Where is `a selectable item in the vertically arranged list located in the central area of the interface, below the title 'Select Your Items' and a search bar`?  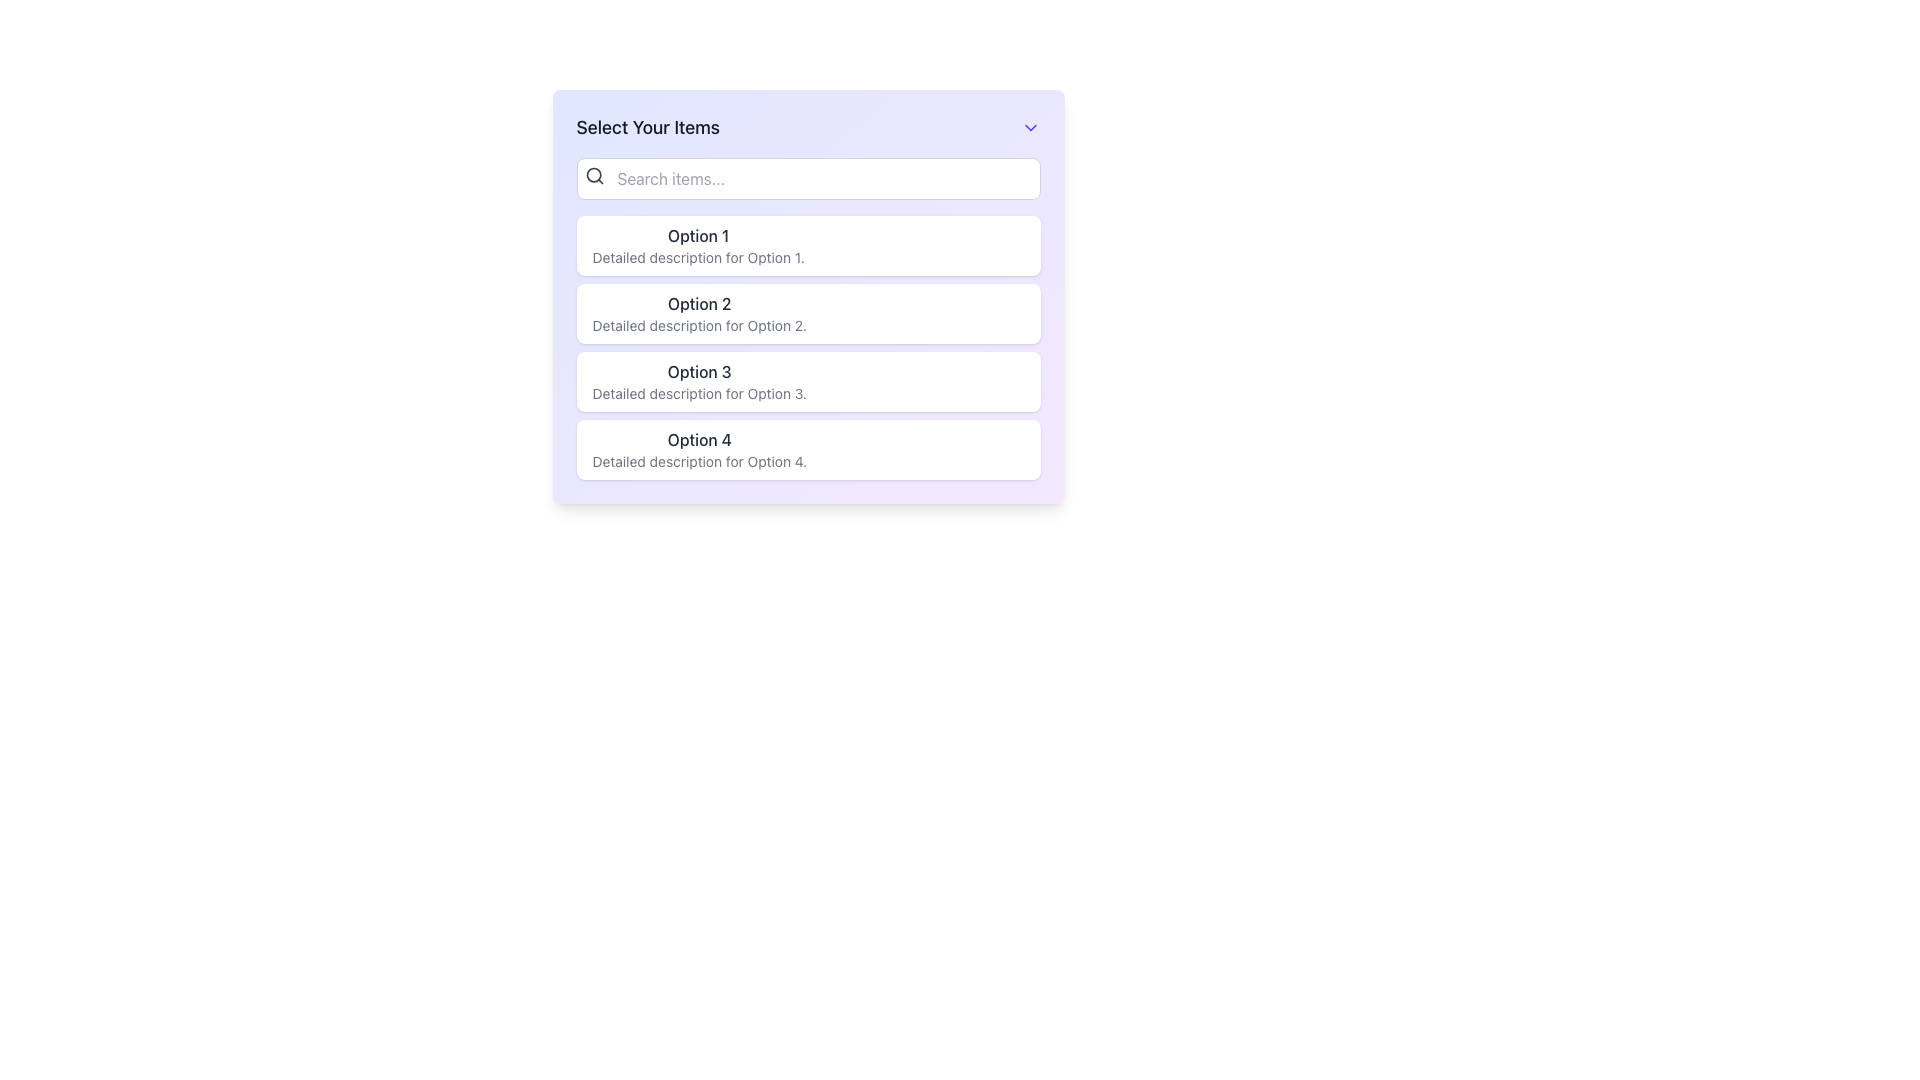
a selectable item in the vertically arranged list located in the central area of the interface, below the title 'Select Your Items' and a search bar is located at coordinates (808, 346).